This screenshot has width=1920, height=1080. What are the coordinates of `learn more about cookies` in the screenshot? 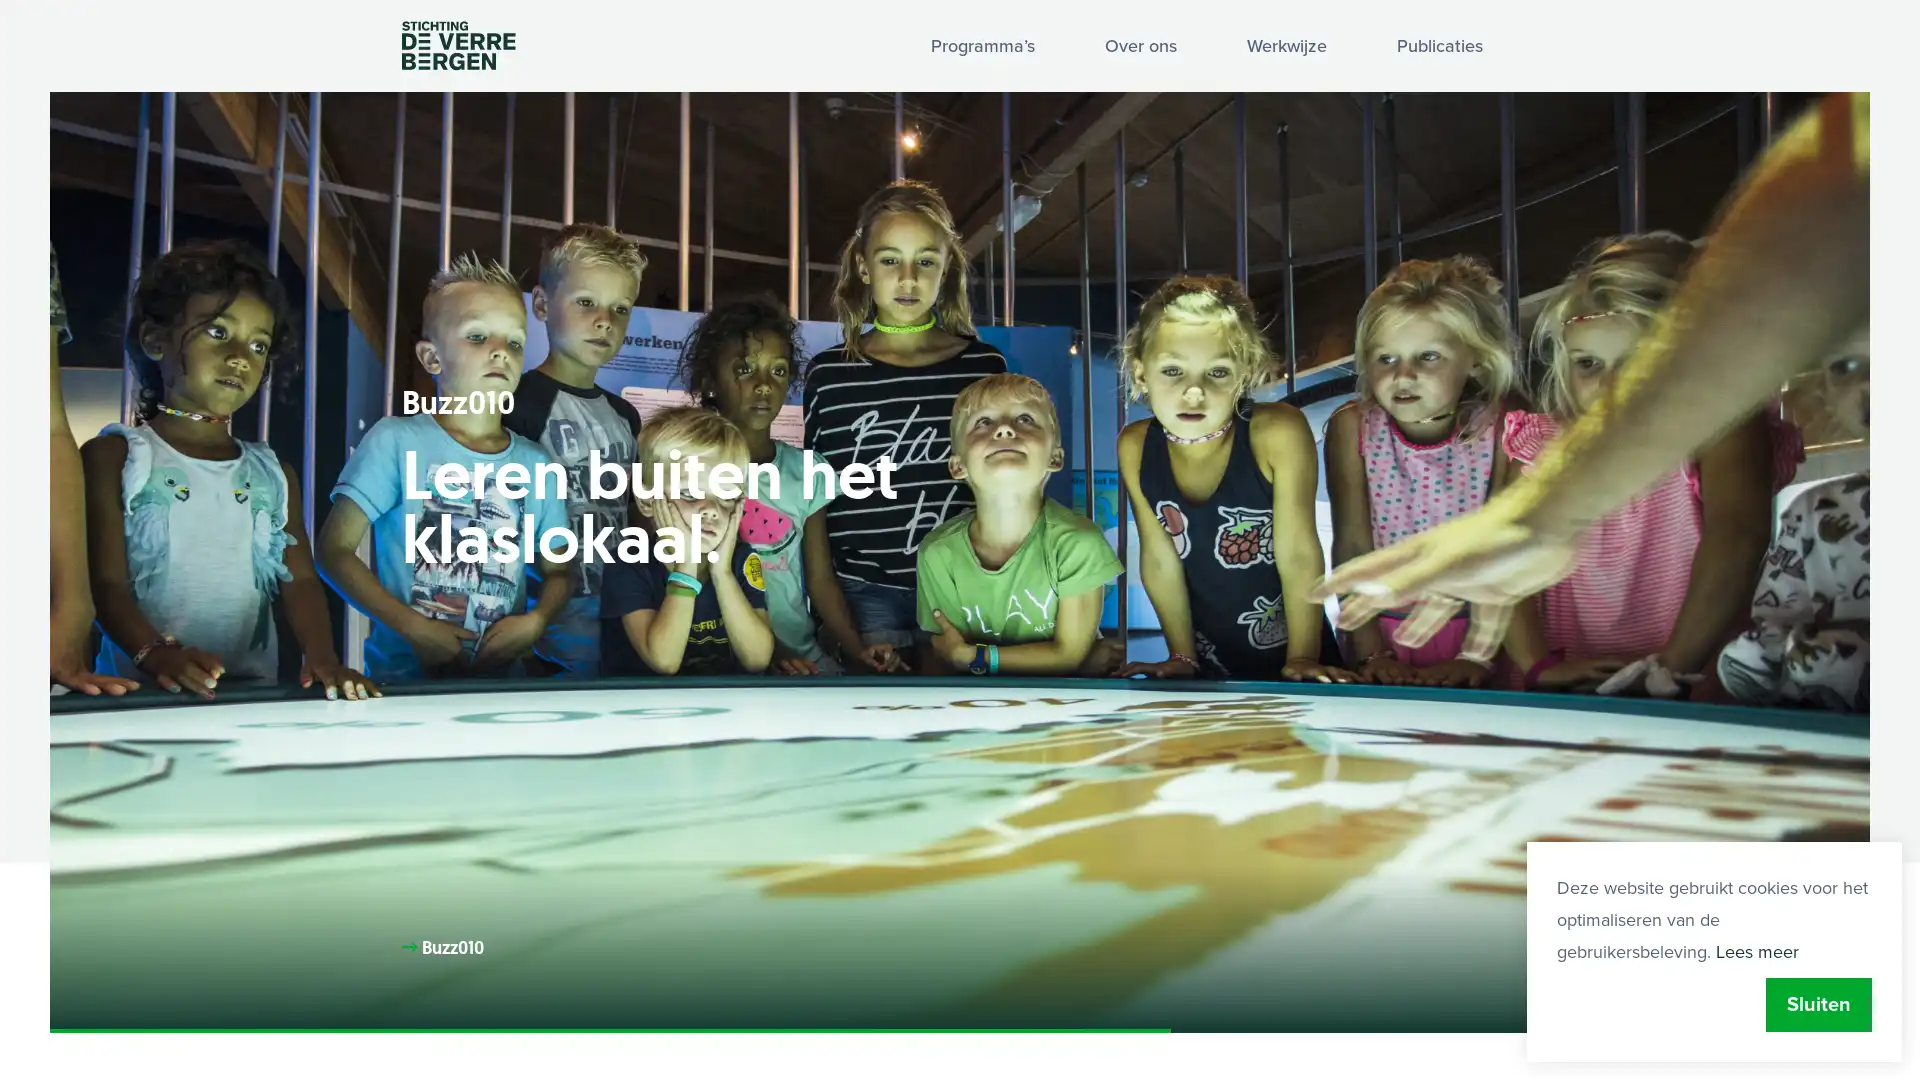 It's located at (1756, 951).